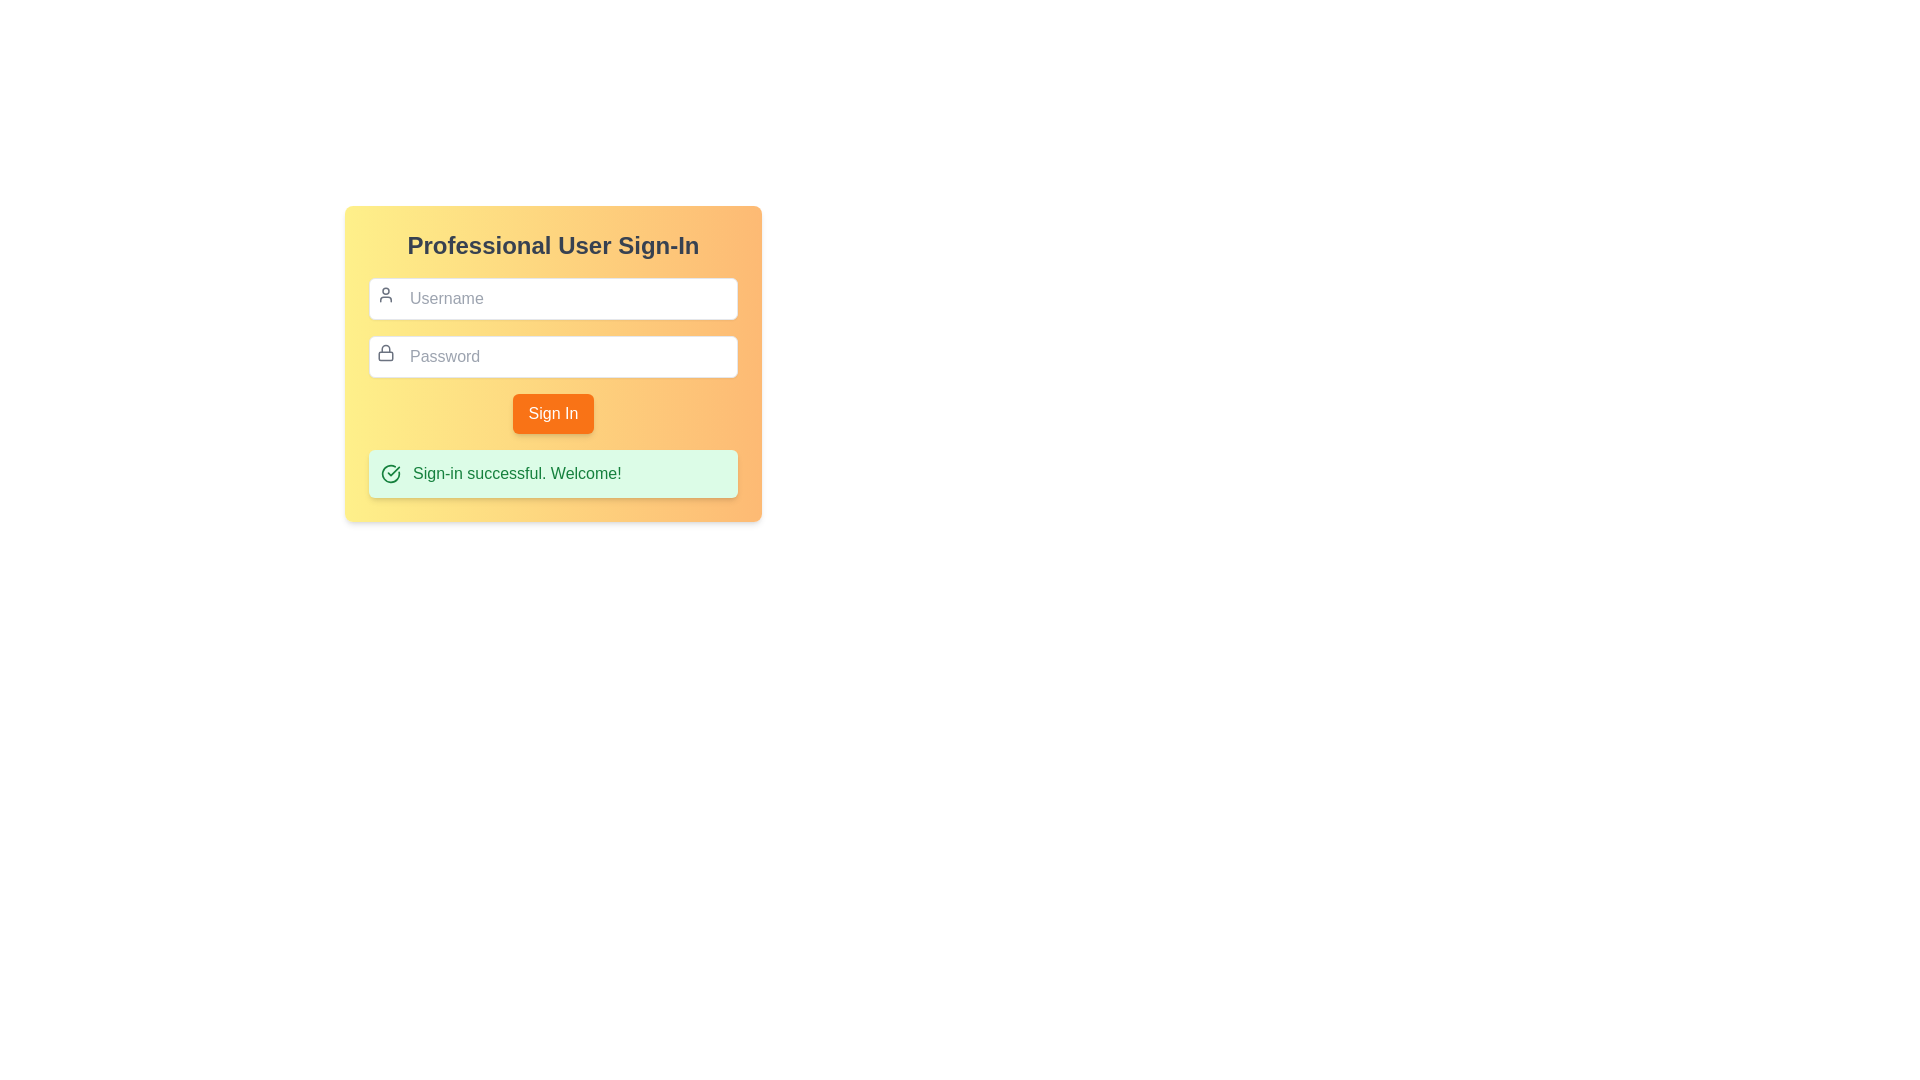 The height and width of the screenshot is (1080, 1920). Describe the element at coordinates (553, 412) in the screenshot. I see `the 'Sign In' button with a vibrant orange background` at that location.